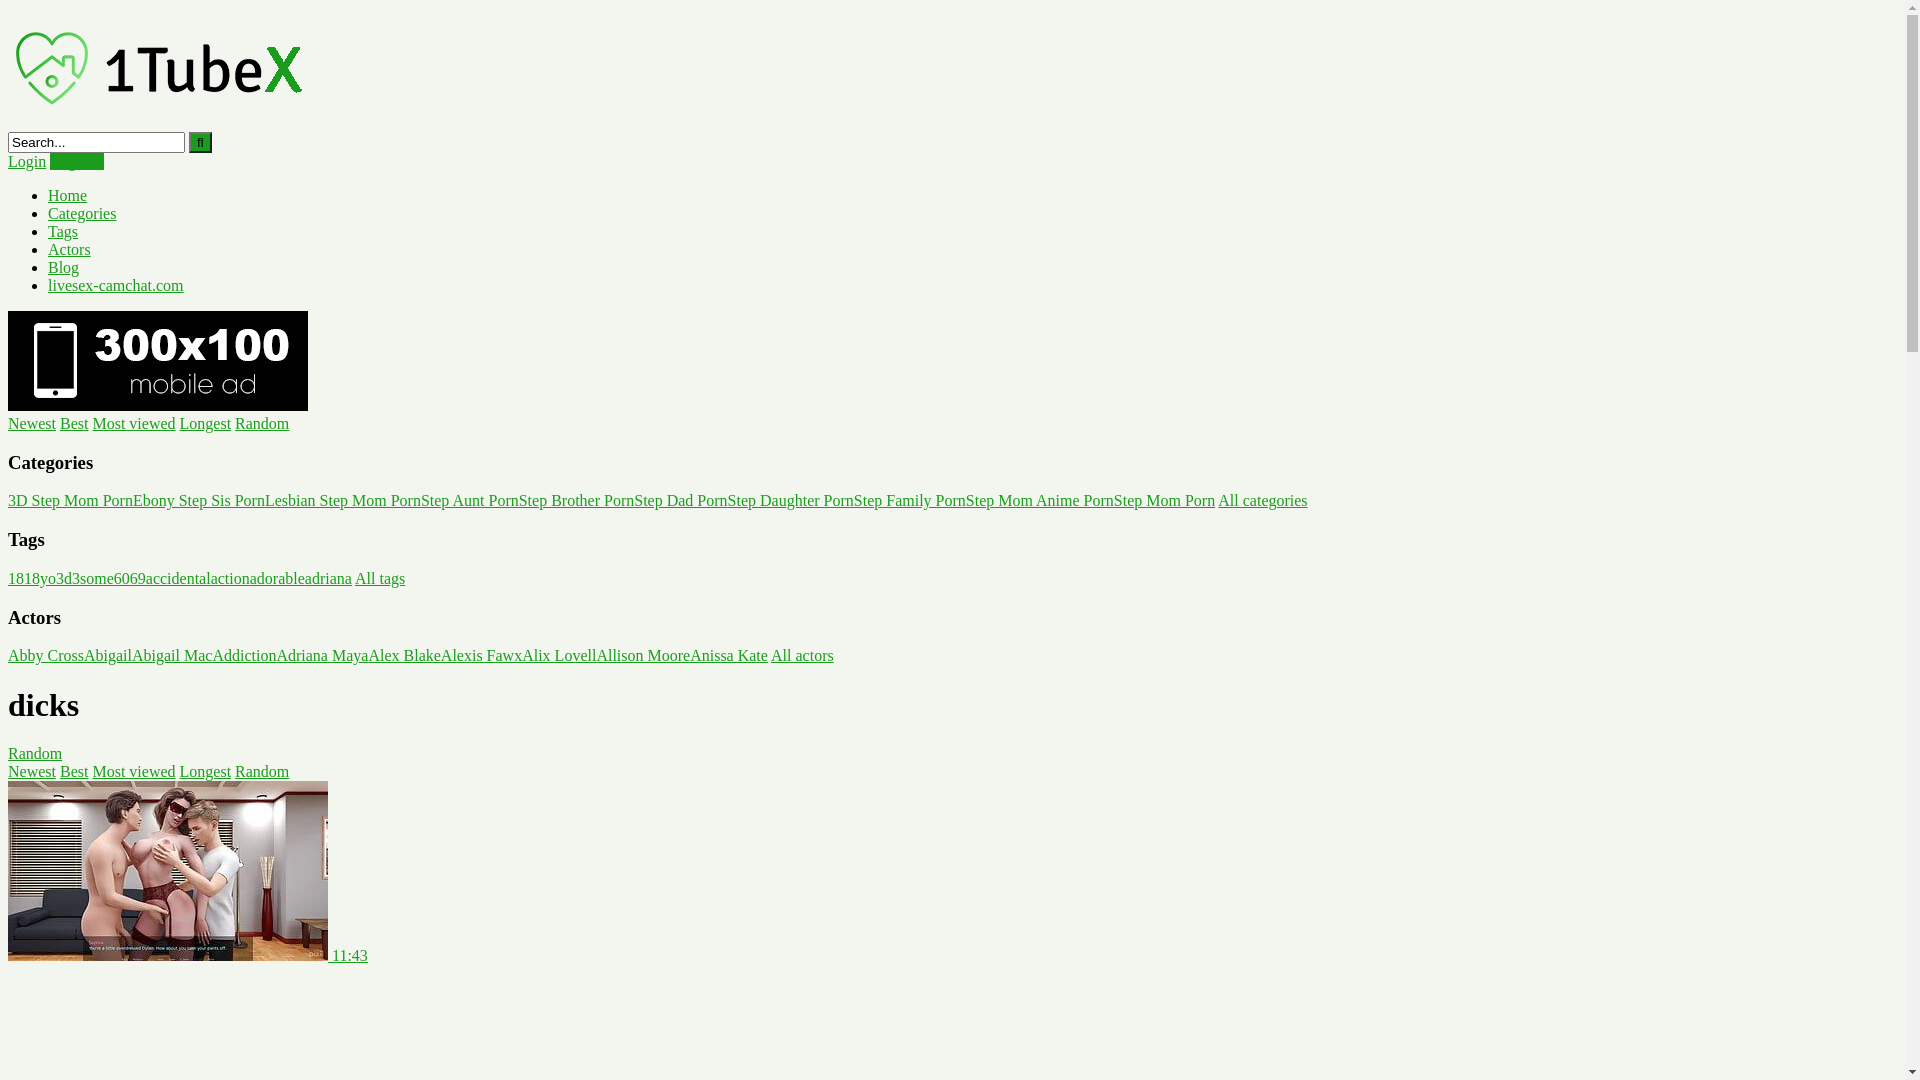  What do you see at coordinates (1261, 499) in the screenshot?
I see `'All categories'` at bounding box center [1261, 499].